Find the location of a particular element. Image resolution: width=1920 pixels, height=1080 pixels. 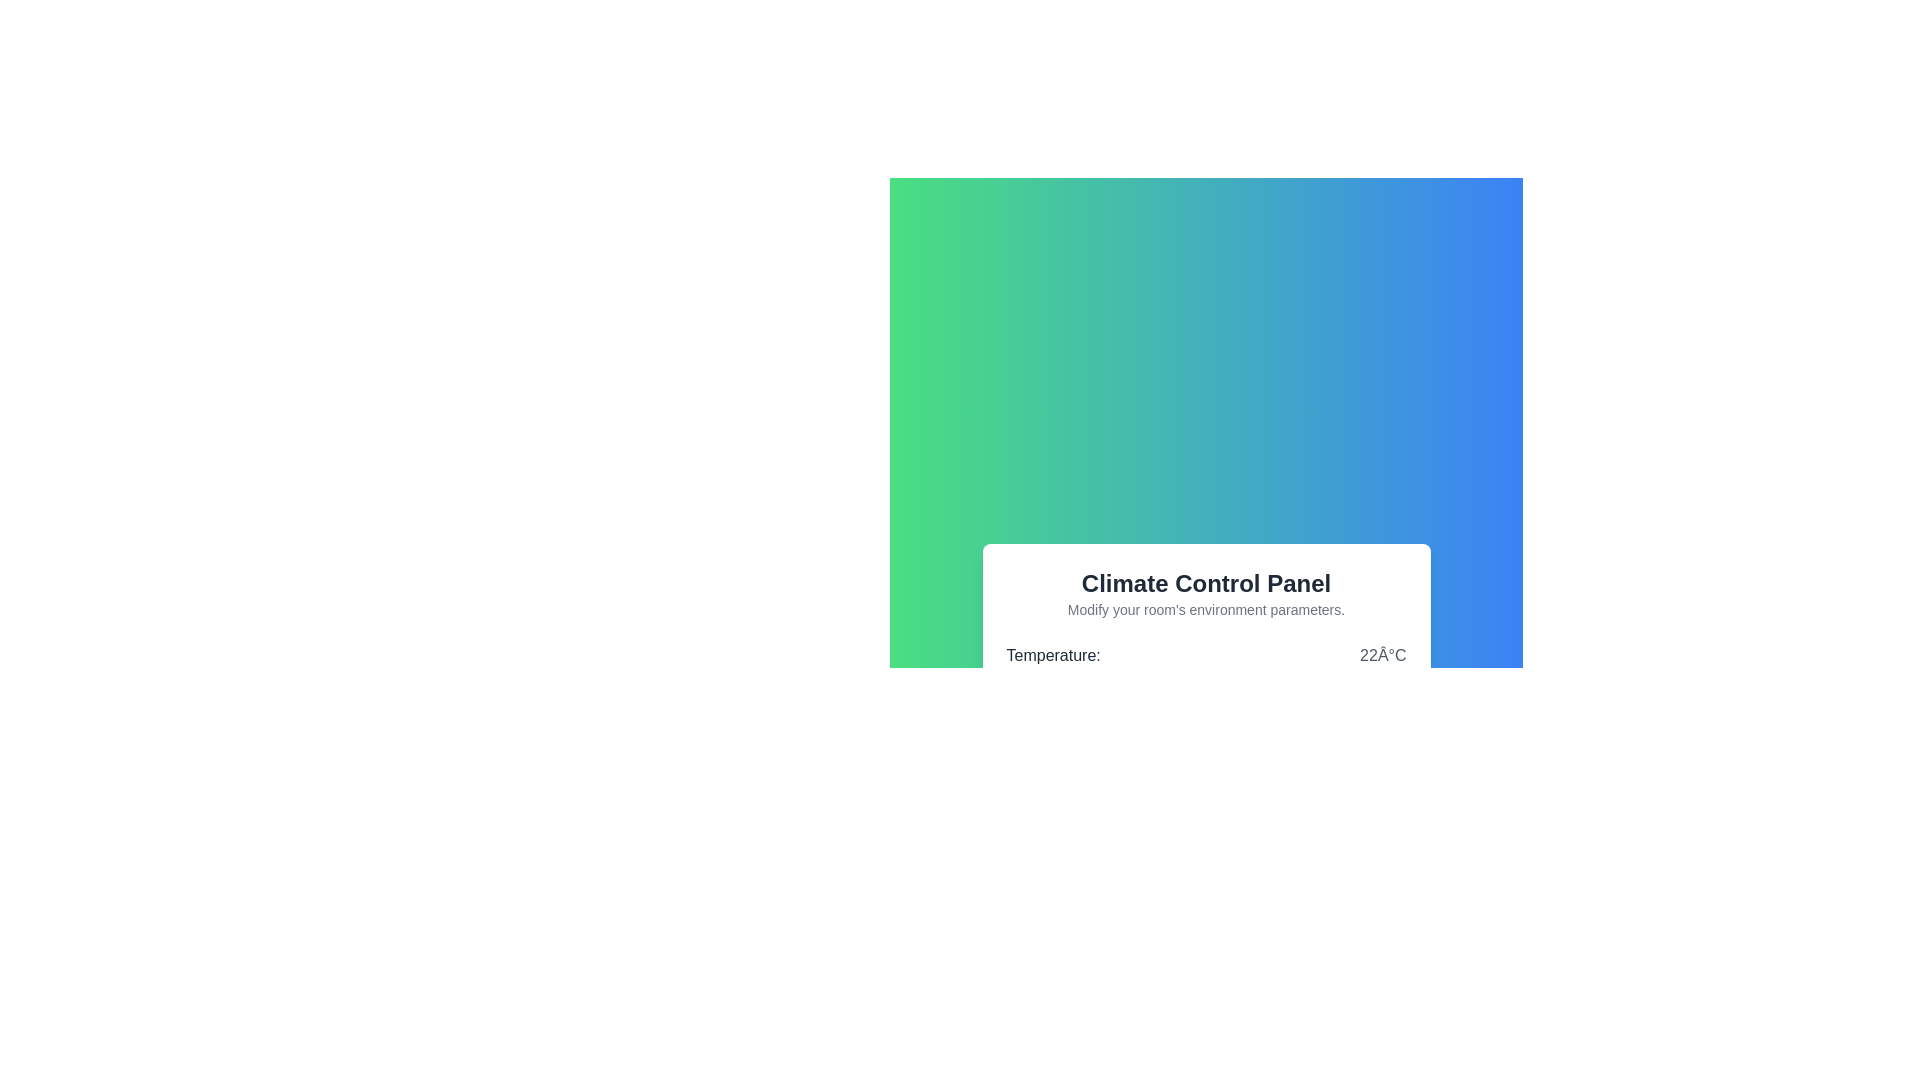

the temperature display element indicating '22°C', which is positioned to the right of the 'Temperature:' label in the Climate Control Panel is located at coordinates (1382, 655).